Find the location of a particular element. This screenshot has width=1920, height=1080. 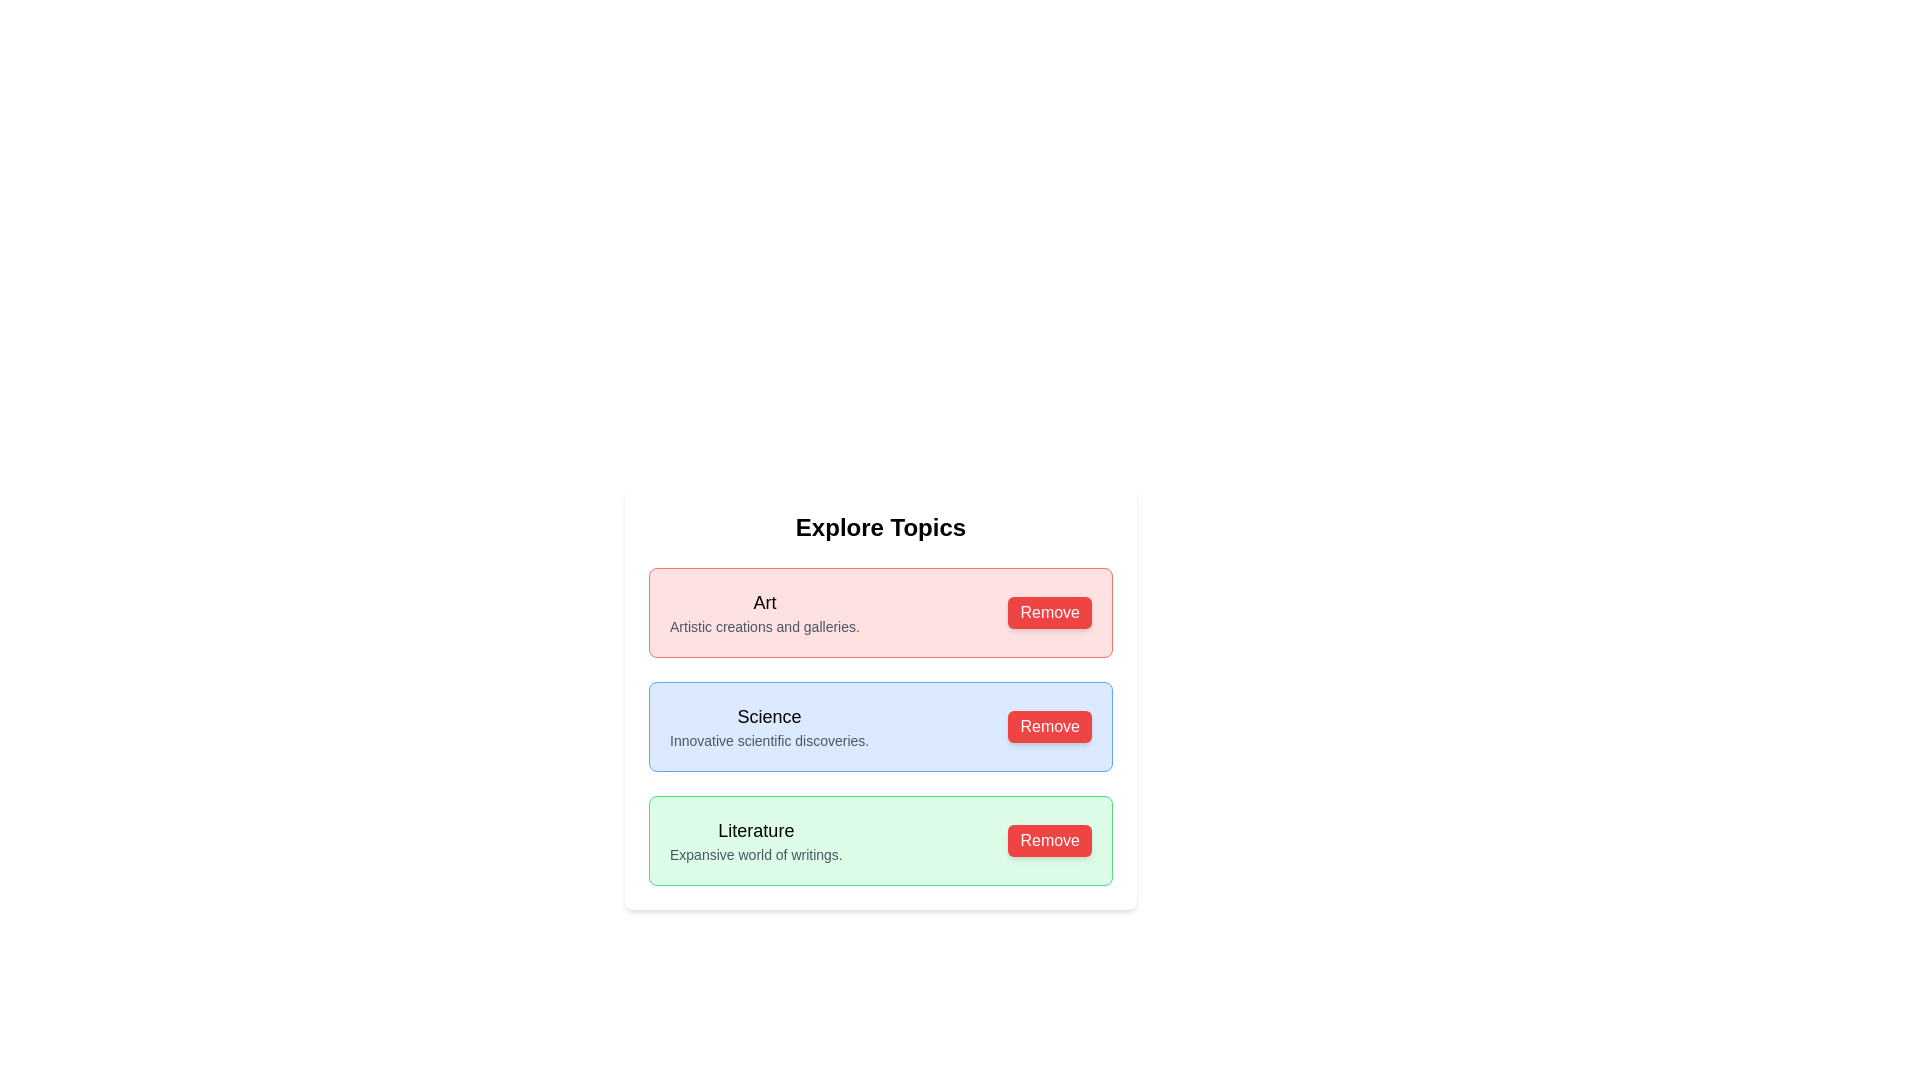

the remove button for the chip labeled 'Art' is located at coordinates (1049, 612).